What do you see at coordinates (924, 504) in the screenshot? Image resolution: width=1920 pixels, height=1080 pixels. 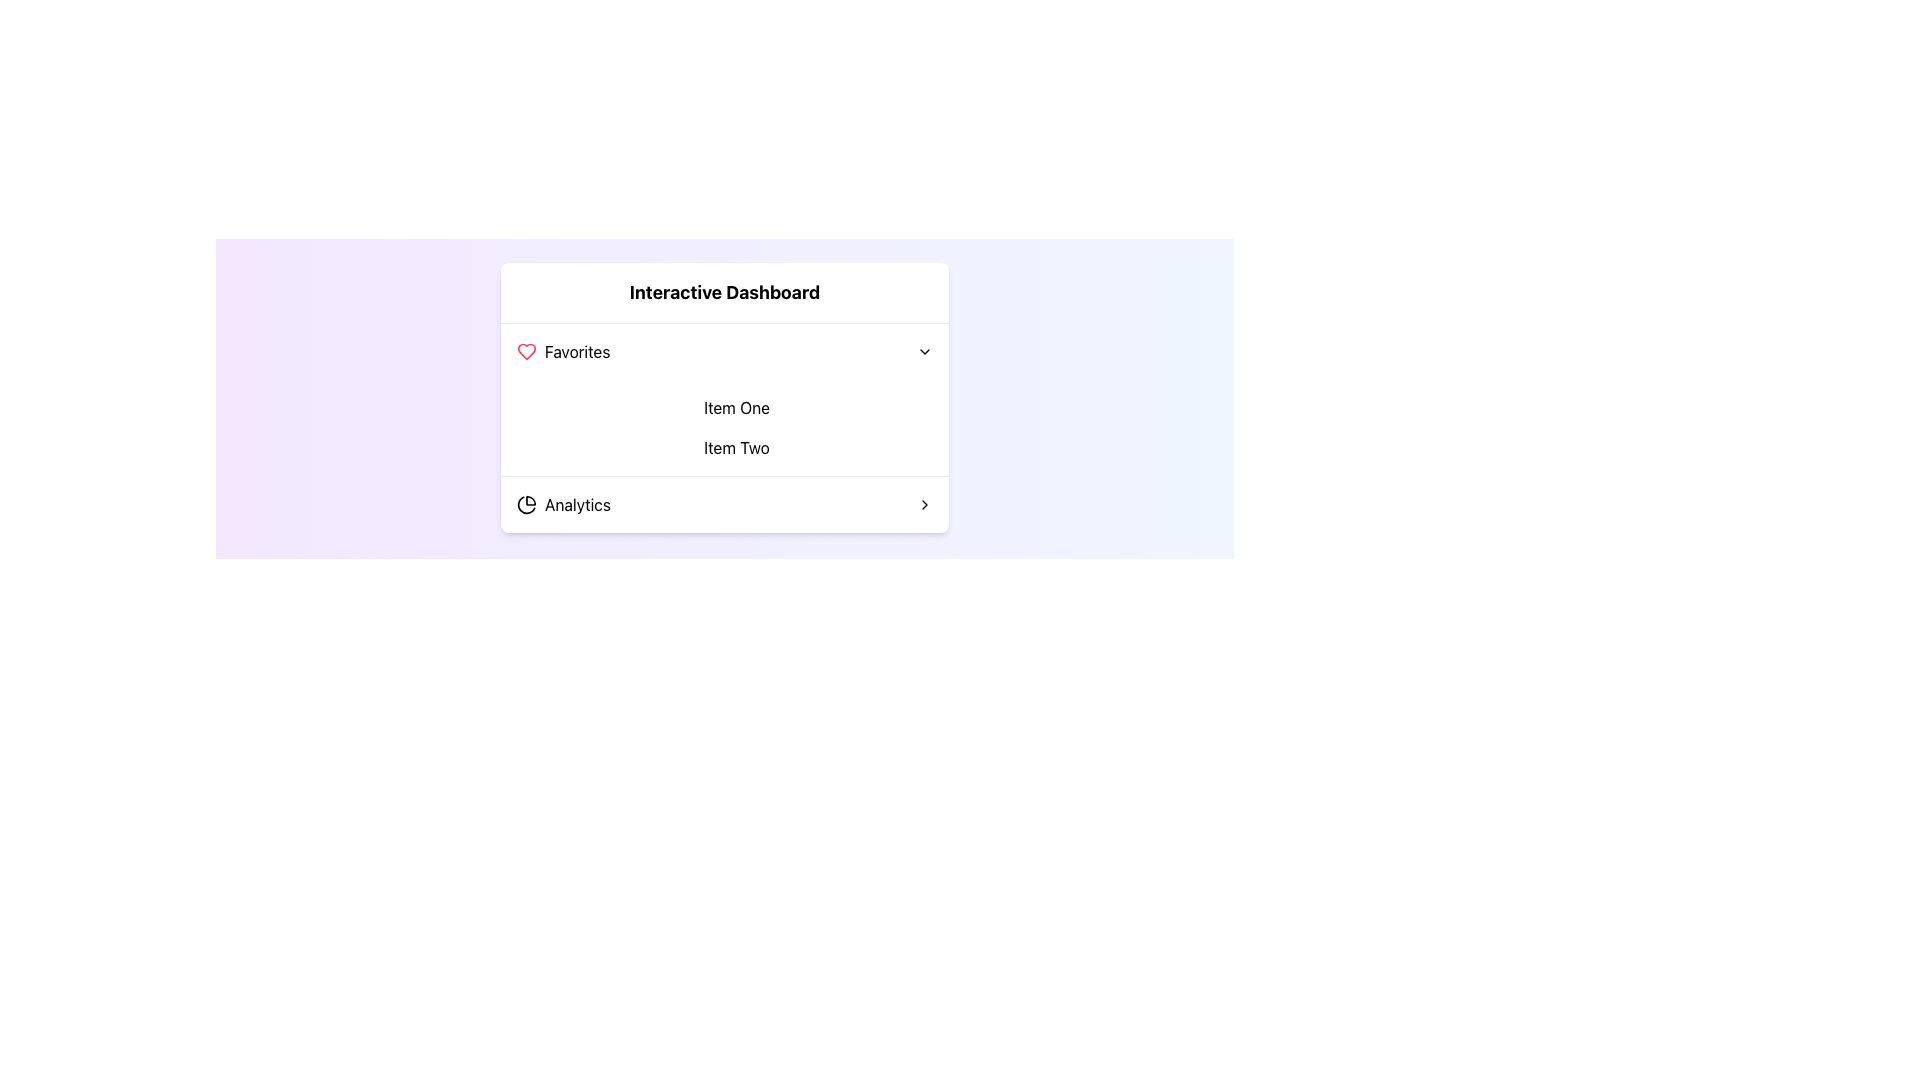 I see `the rightward-pointing Chevron Arrow Indicator located at the rightmost end of the 'Analytics' row` at bounding box center [924, 504].